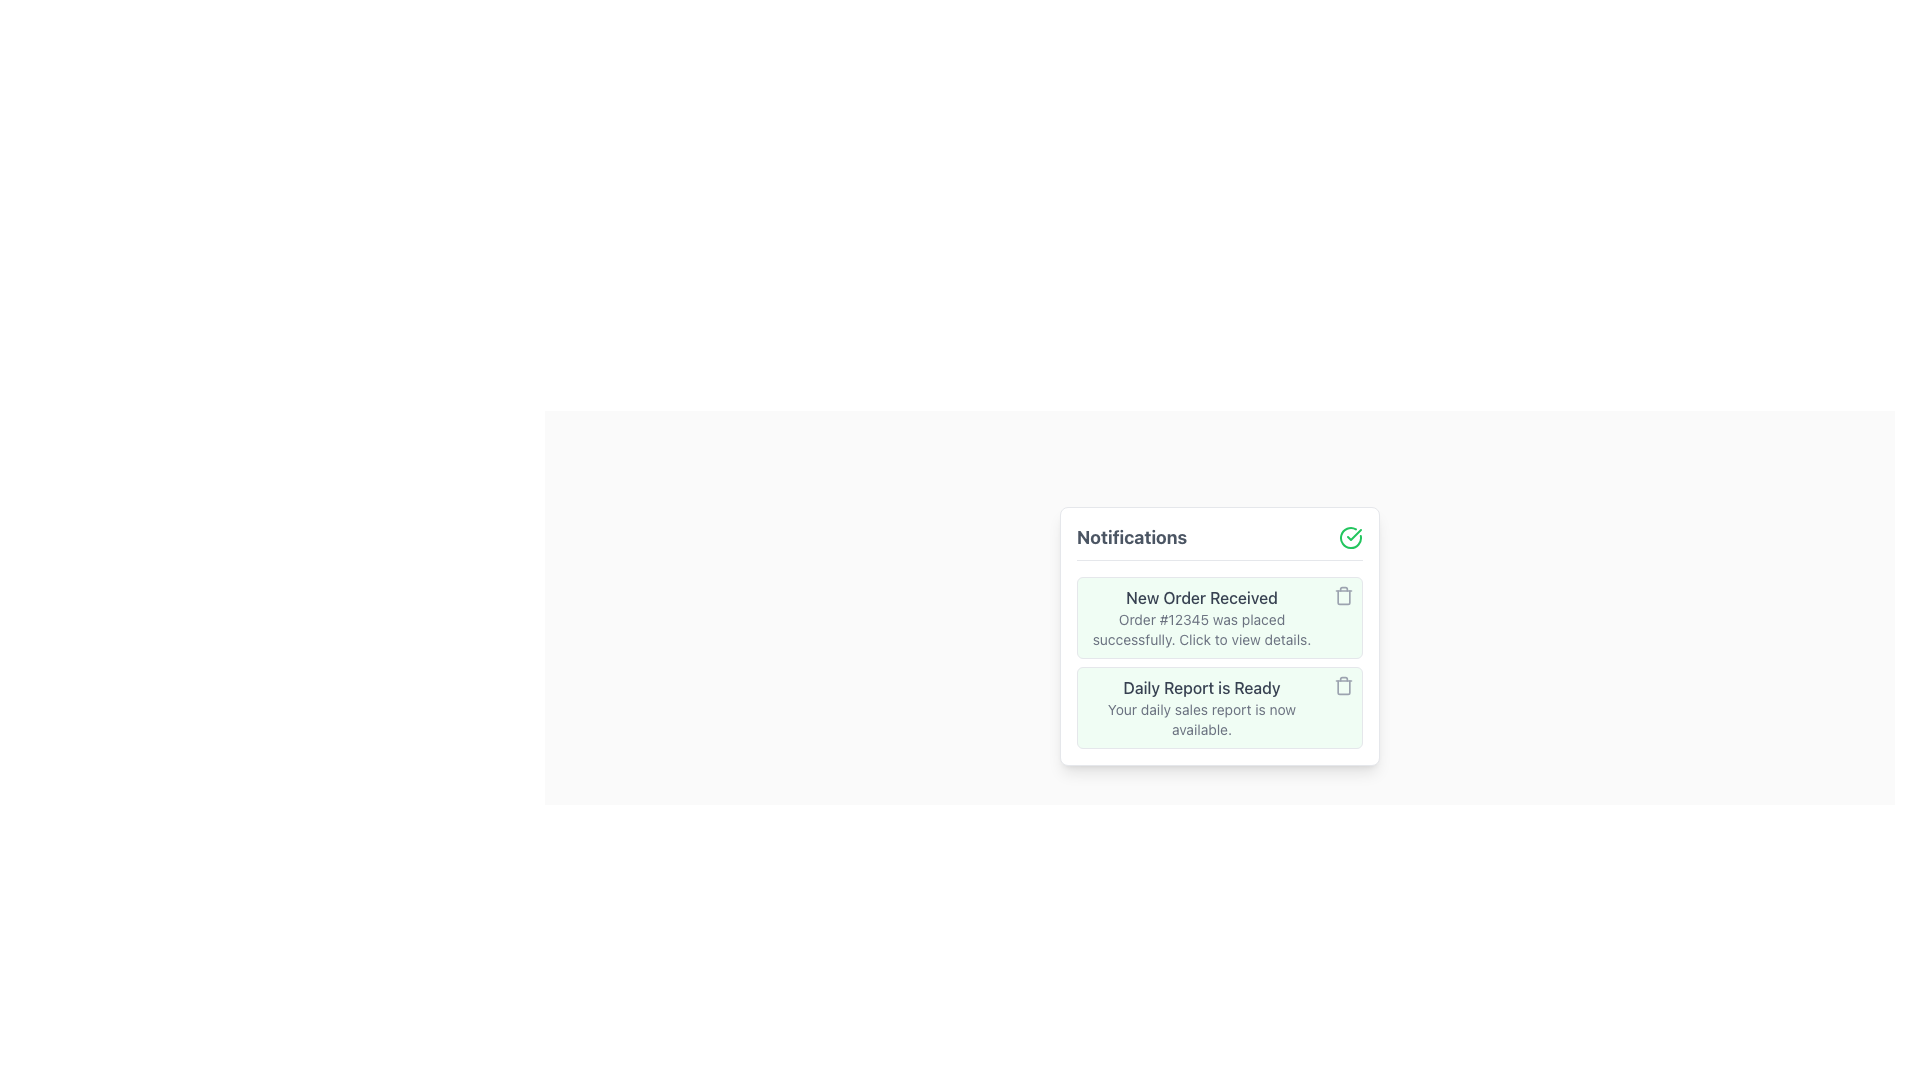 This screenshot has width=1920, height=1080. What do you see at coordinates (1200, 720) in the screenshot?
I see `the text element displaying 'Your daily sales report is now available.' which is located below the header 'Daily Report is Ready.'` at bounding box center [1200, 720].